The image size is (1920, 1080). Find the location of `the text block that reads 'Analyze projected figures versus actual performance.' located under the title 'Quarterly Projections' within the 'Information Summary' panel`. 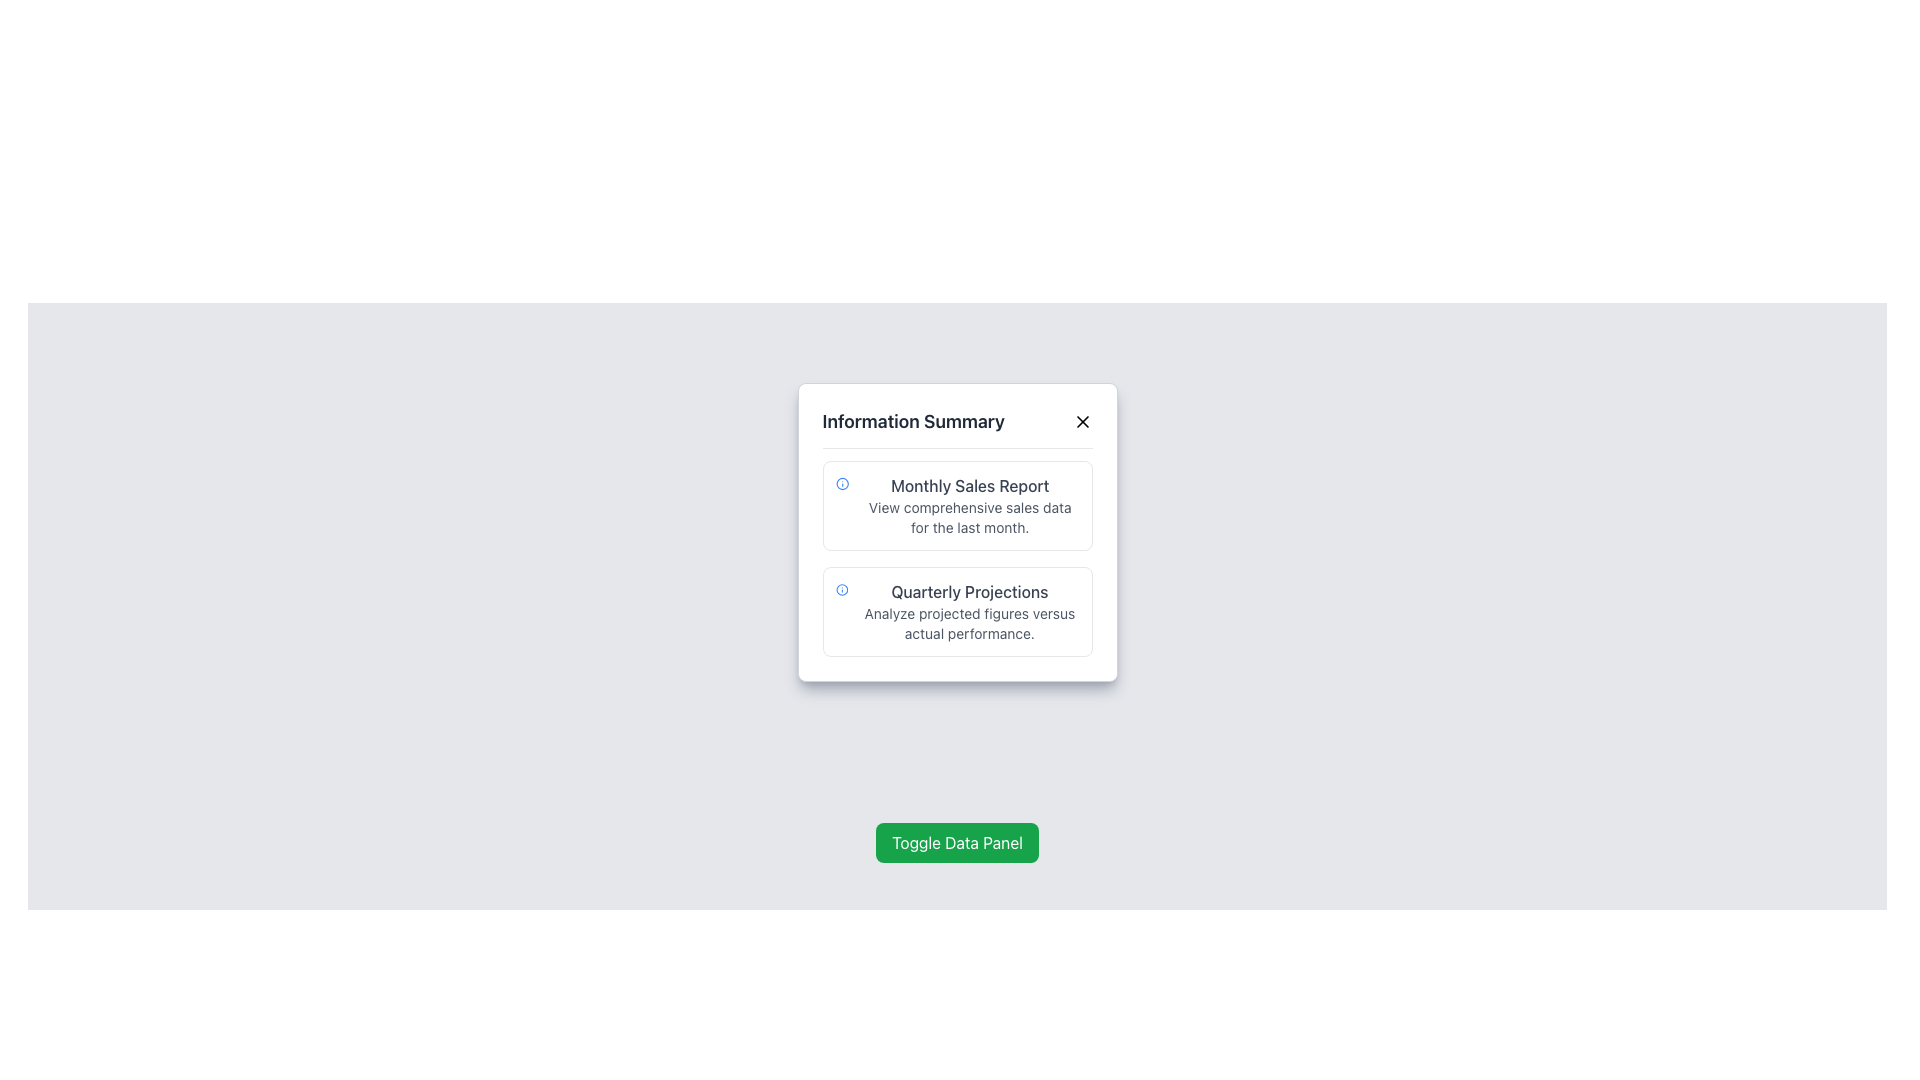

the text block that reads 'Analyze projected figures versus actual performance.' located under the title 'Quarterly Projections' within the 'Information Summary' panel is located at coordinates (969, 623).